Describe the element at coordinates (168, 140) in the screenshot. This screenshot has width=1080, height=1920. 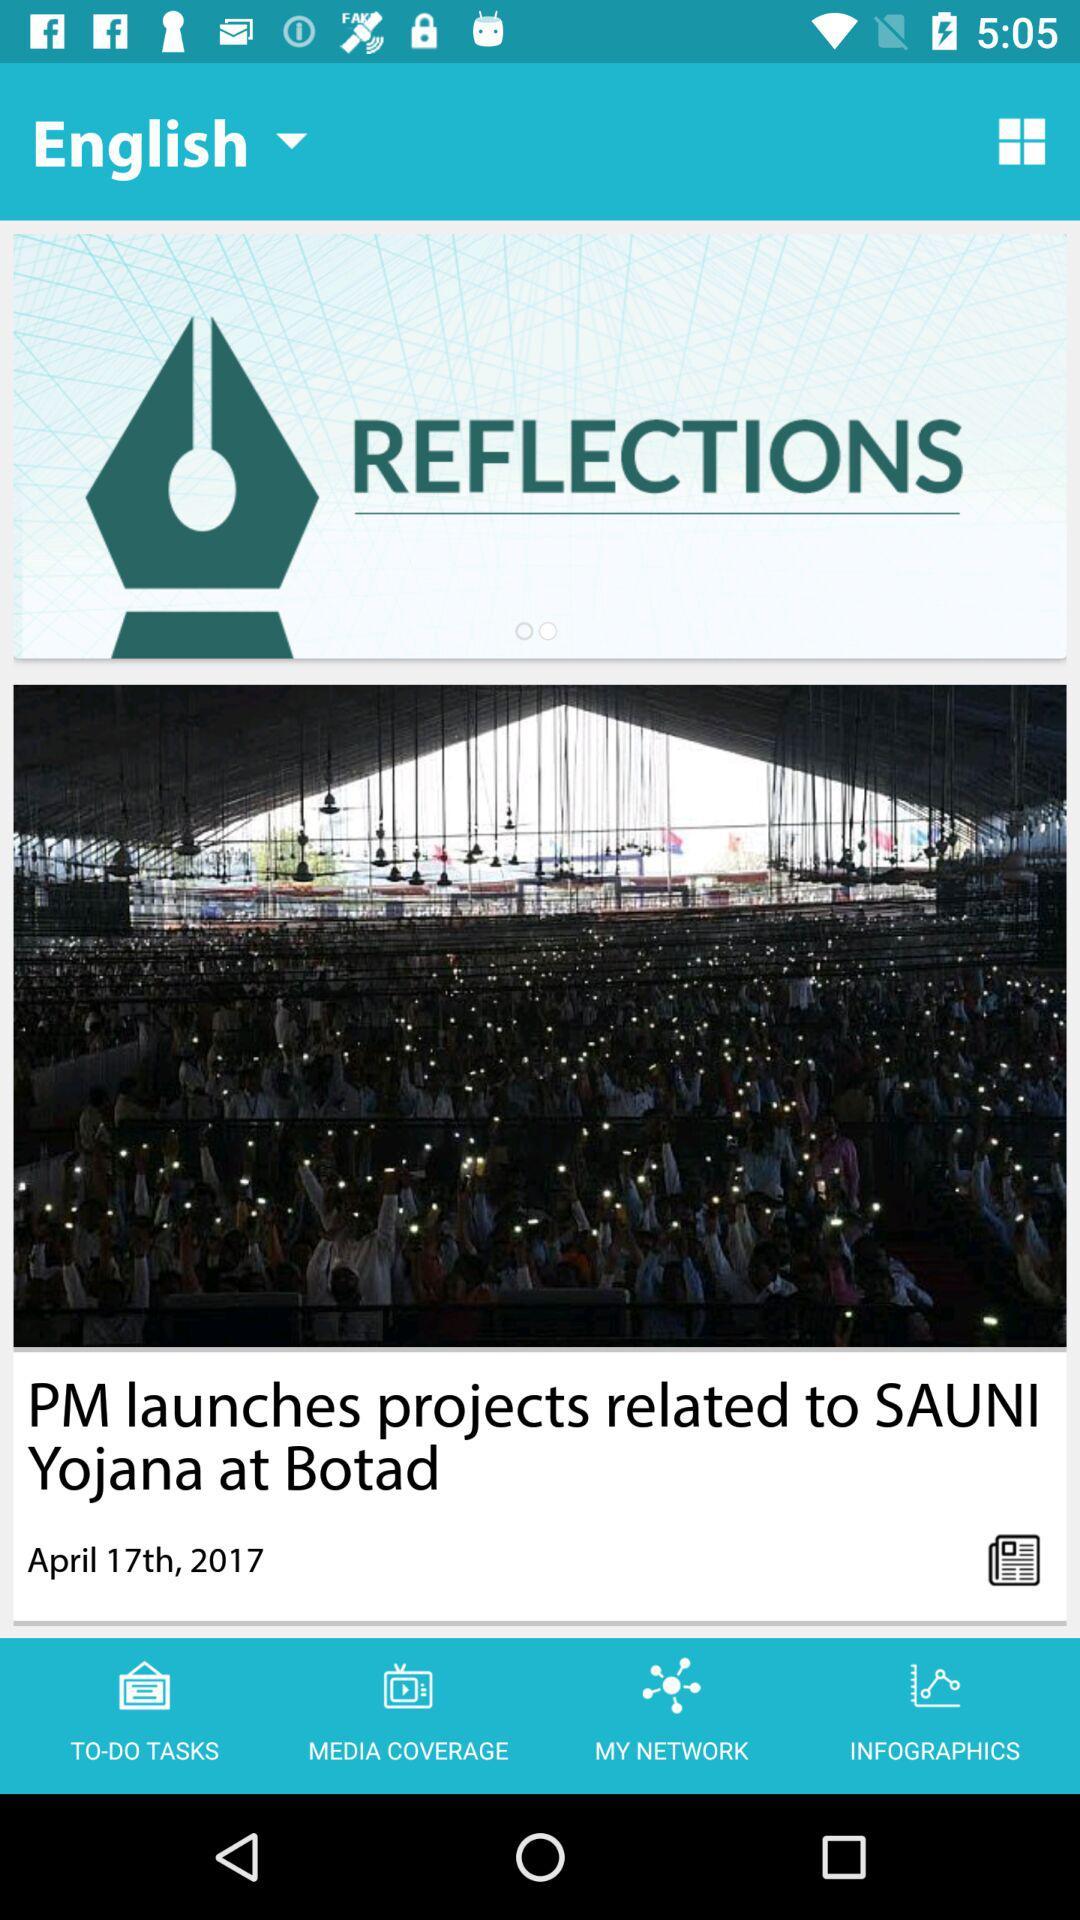
I see `the icon at the top left corner` at that location.